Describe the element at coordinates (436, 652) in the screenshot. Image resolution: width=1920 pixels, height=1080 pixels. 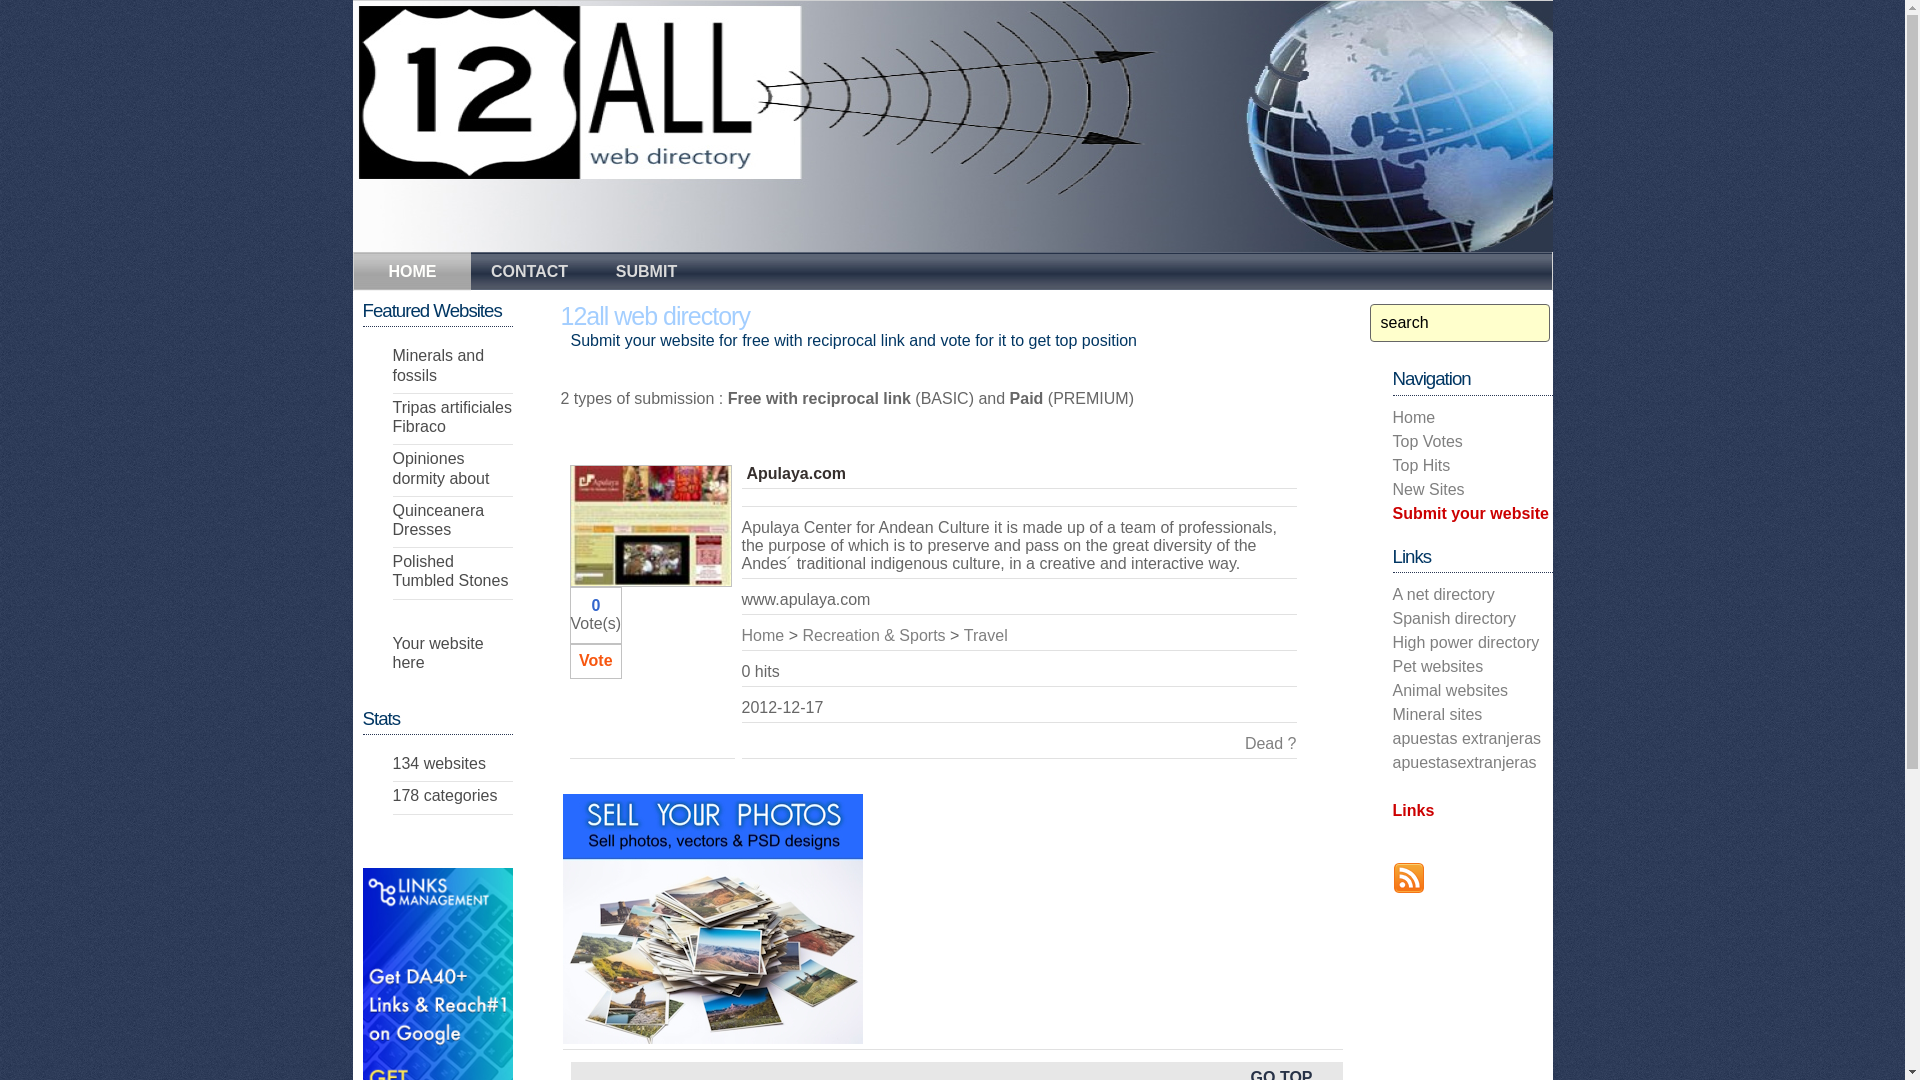
I see `'Your website here'` at that location.